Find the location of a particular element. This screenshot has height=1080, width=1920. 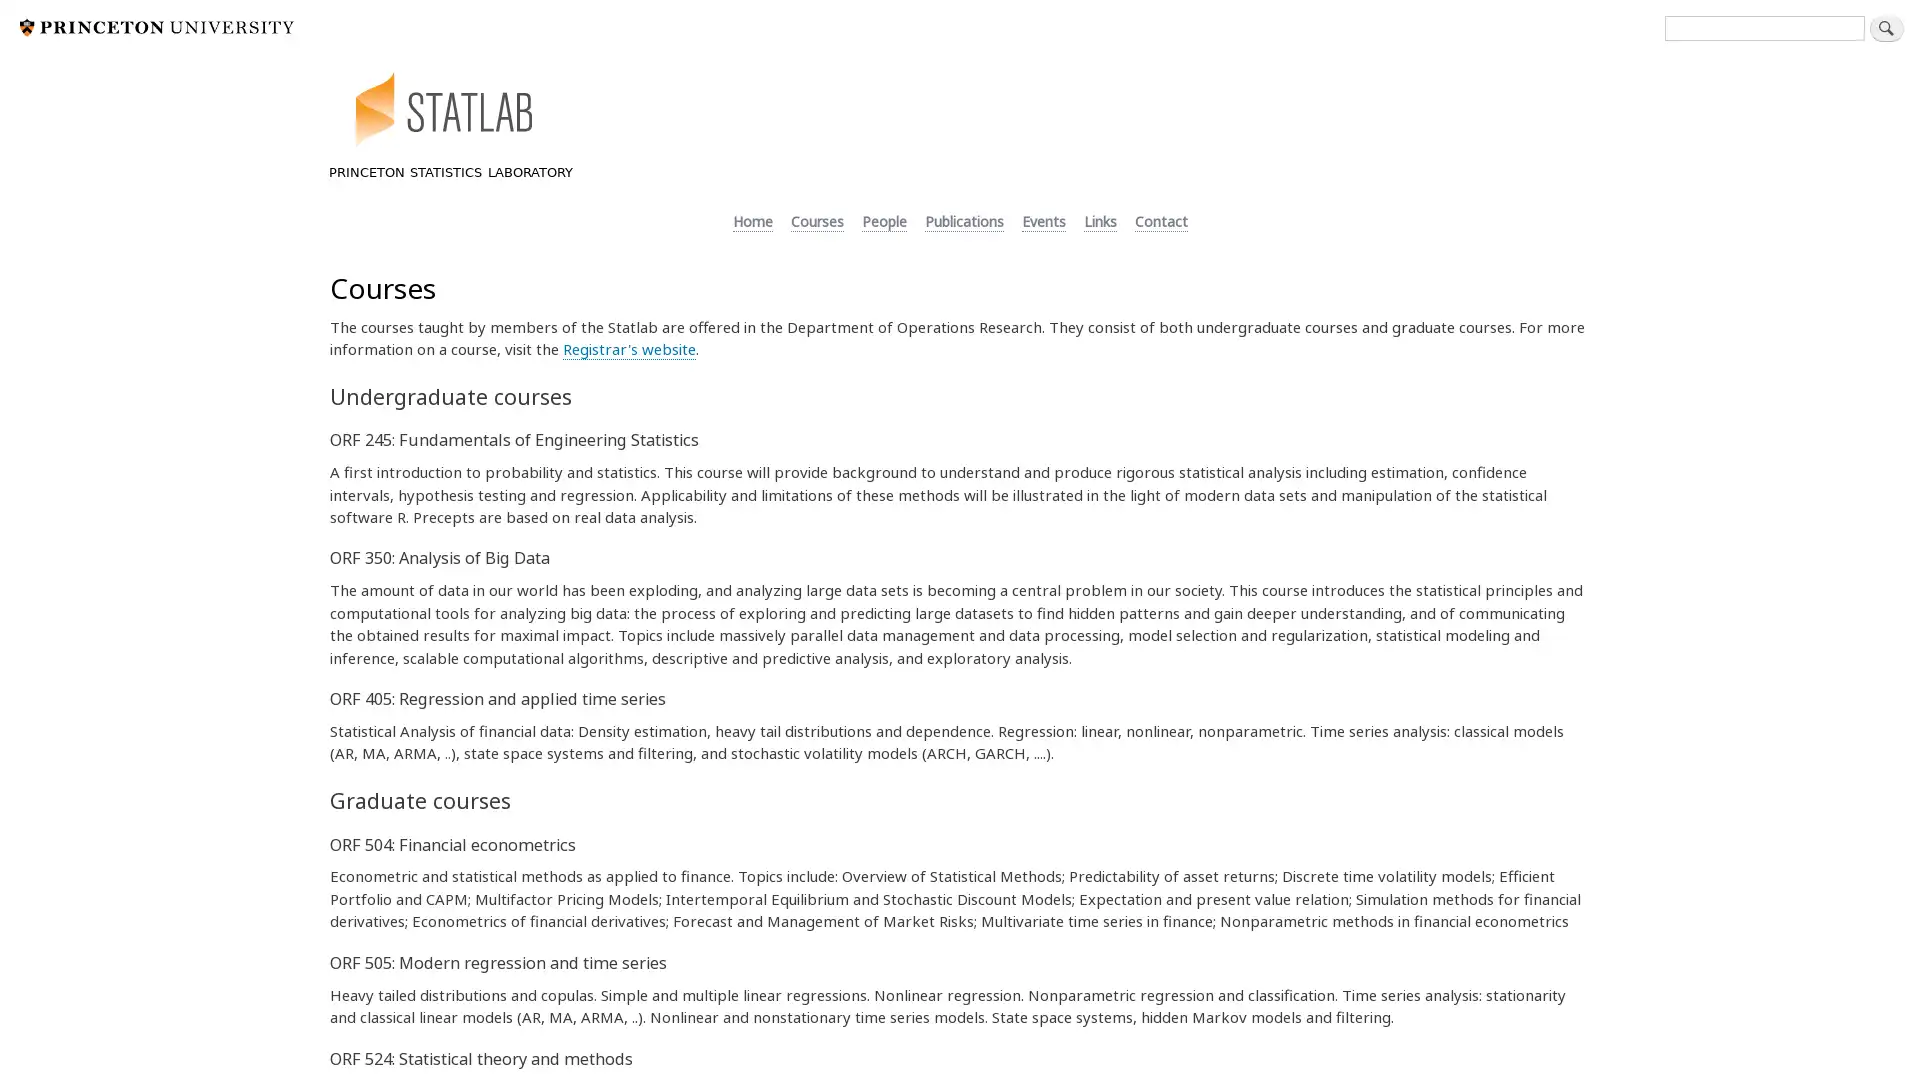

Search is located at coordinates (1885, 27).